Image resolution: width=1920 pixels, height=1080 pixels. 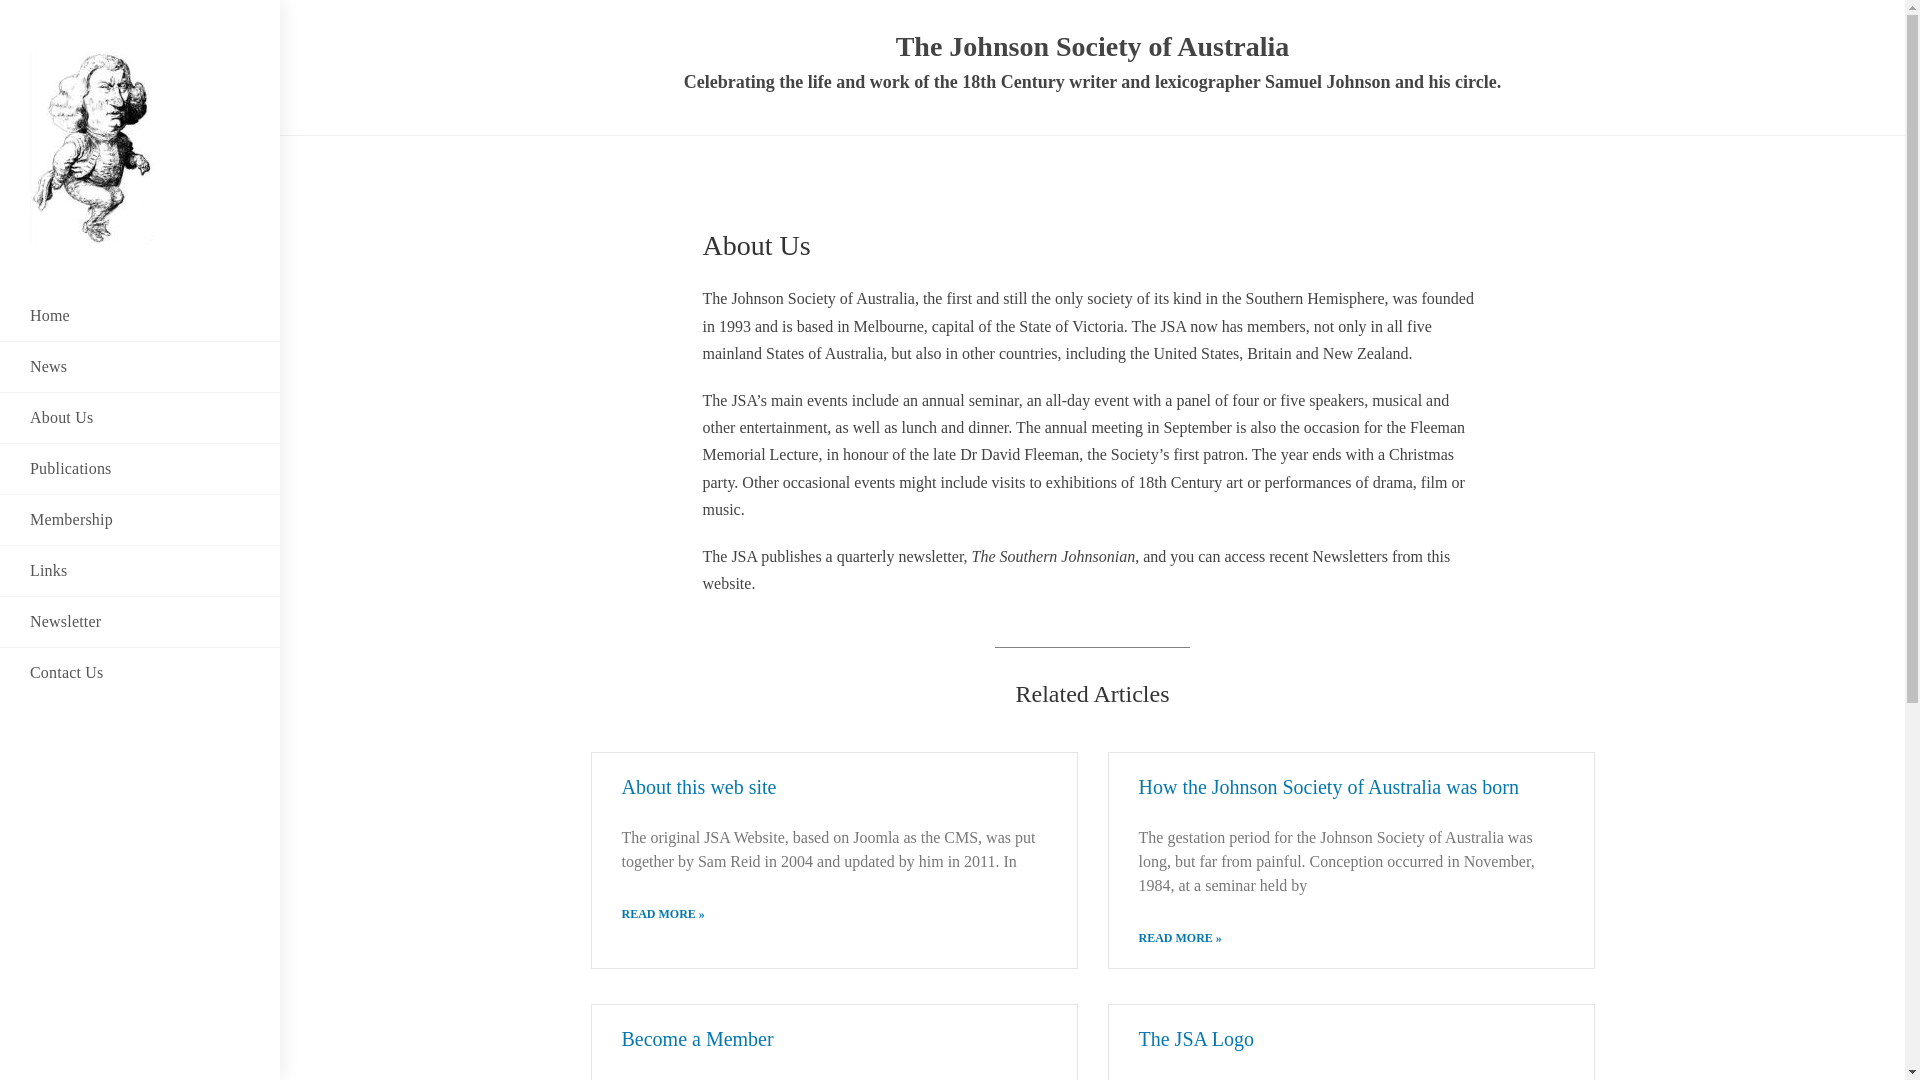 I want to click on 'About Us', so click(x=138, y=416).